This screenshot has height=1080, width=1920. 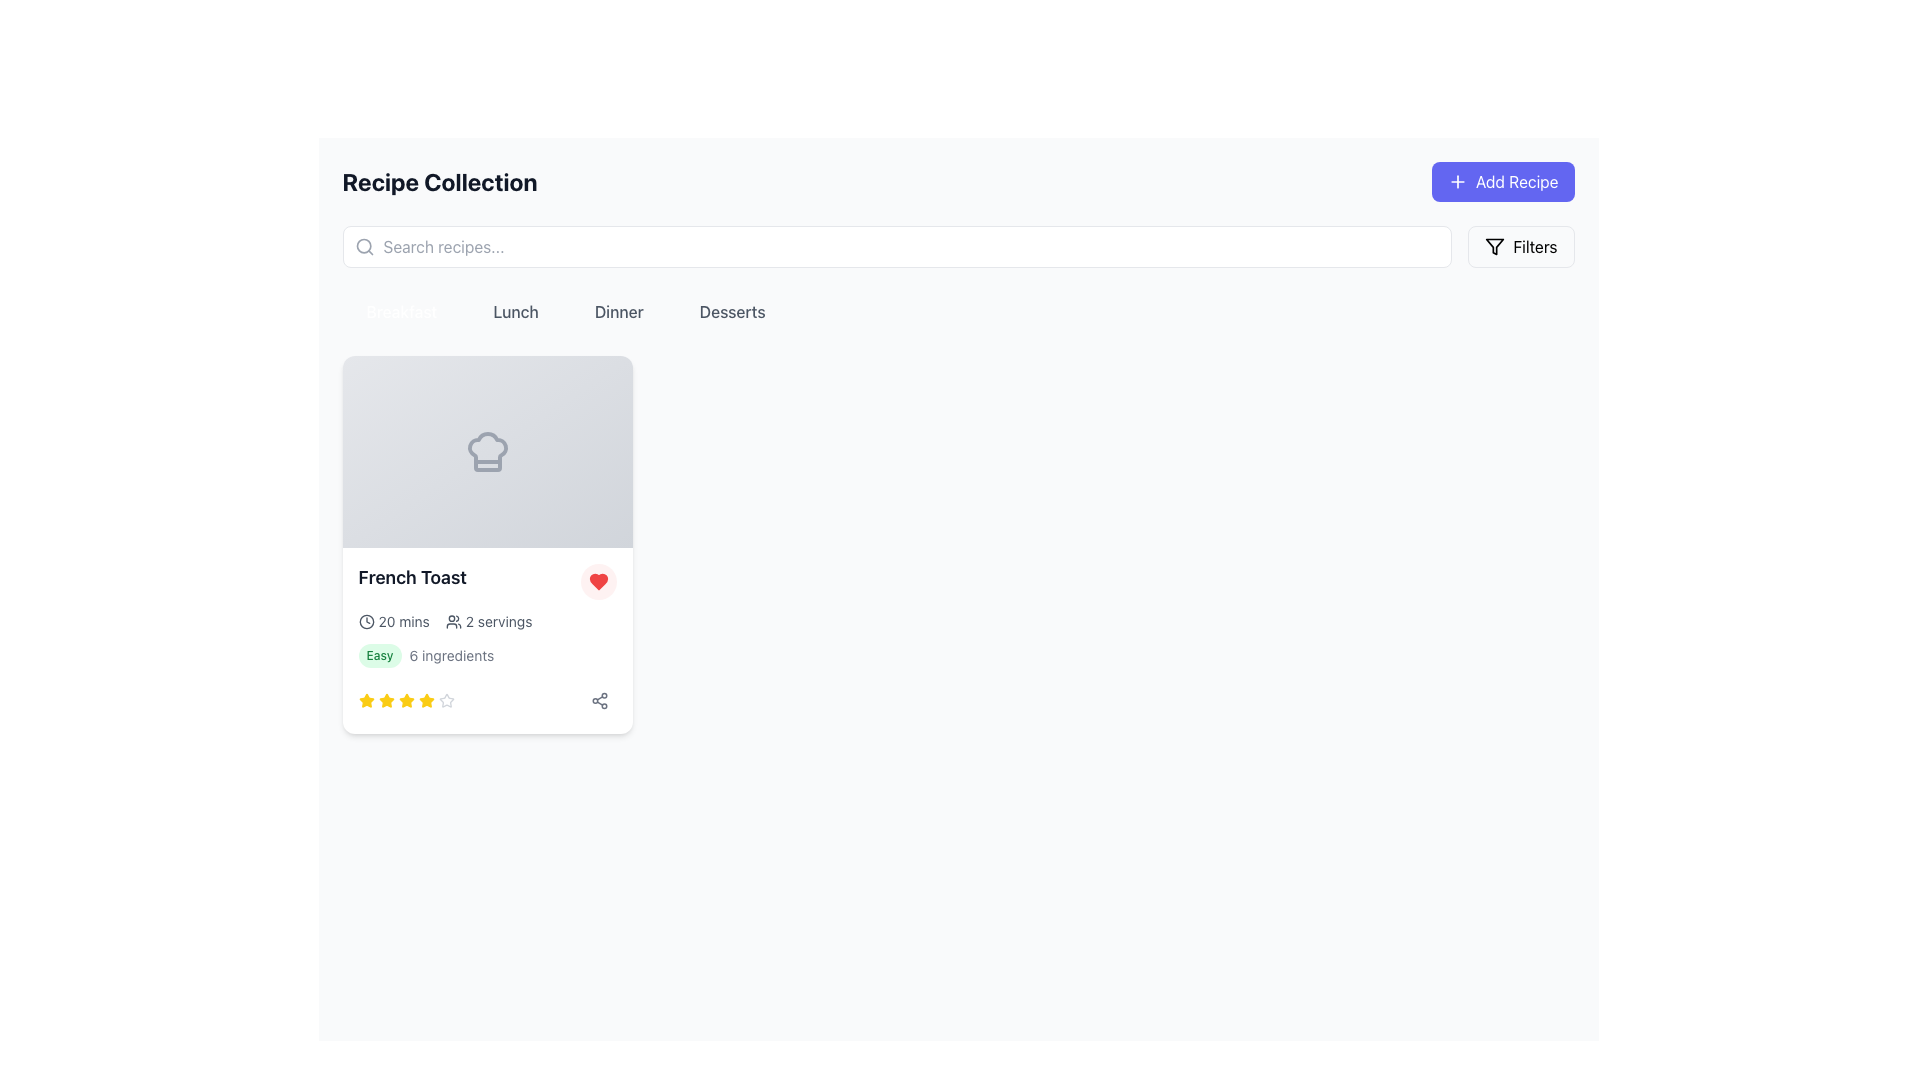 What do you see at coordinates (1503, 181) in the screenshot?
I see `the 'Add Recipe' button, which is a rectangular indigo button with rounded corners and labeled with white text and a '+' icon` at bounding box center [1503, 181].